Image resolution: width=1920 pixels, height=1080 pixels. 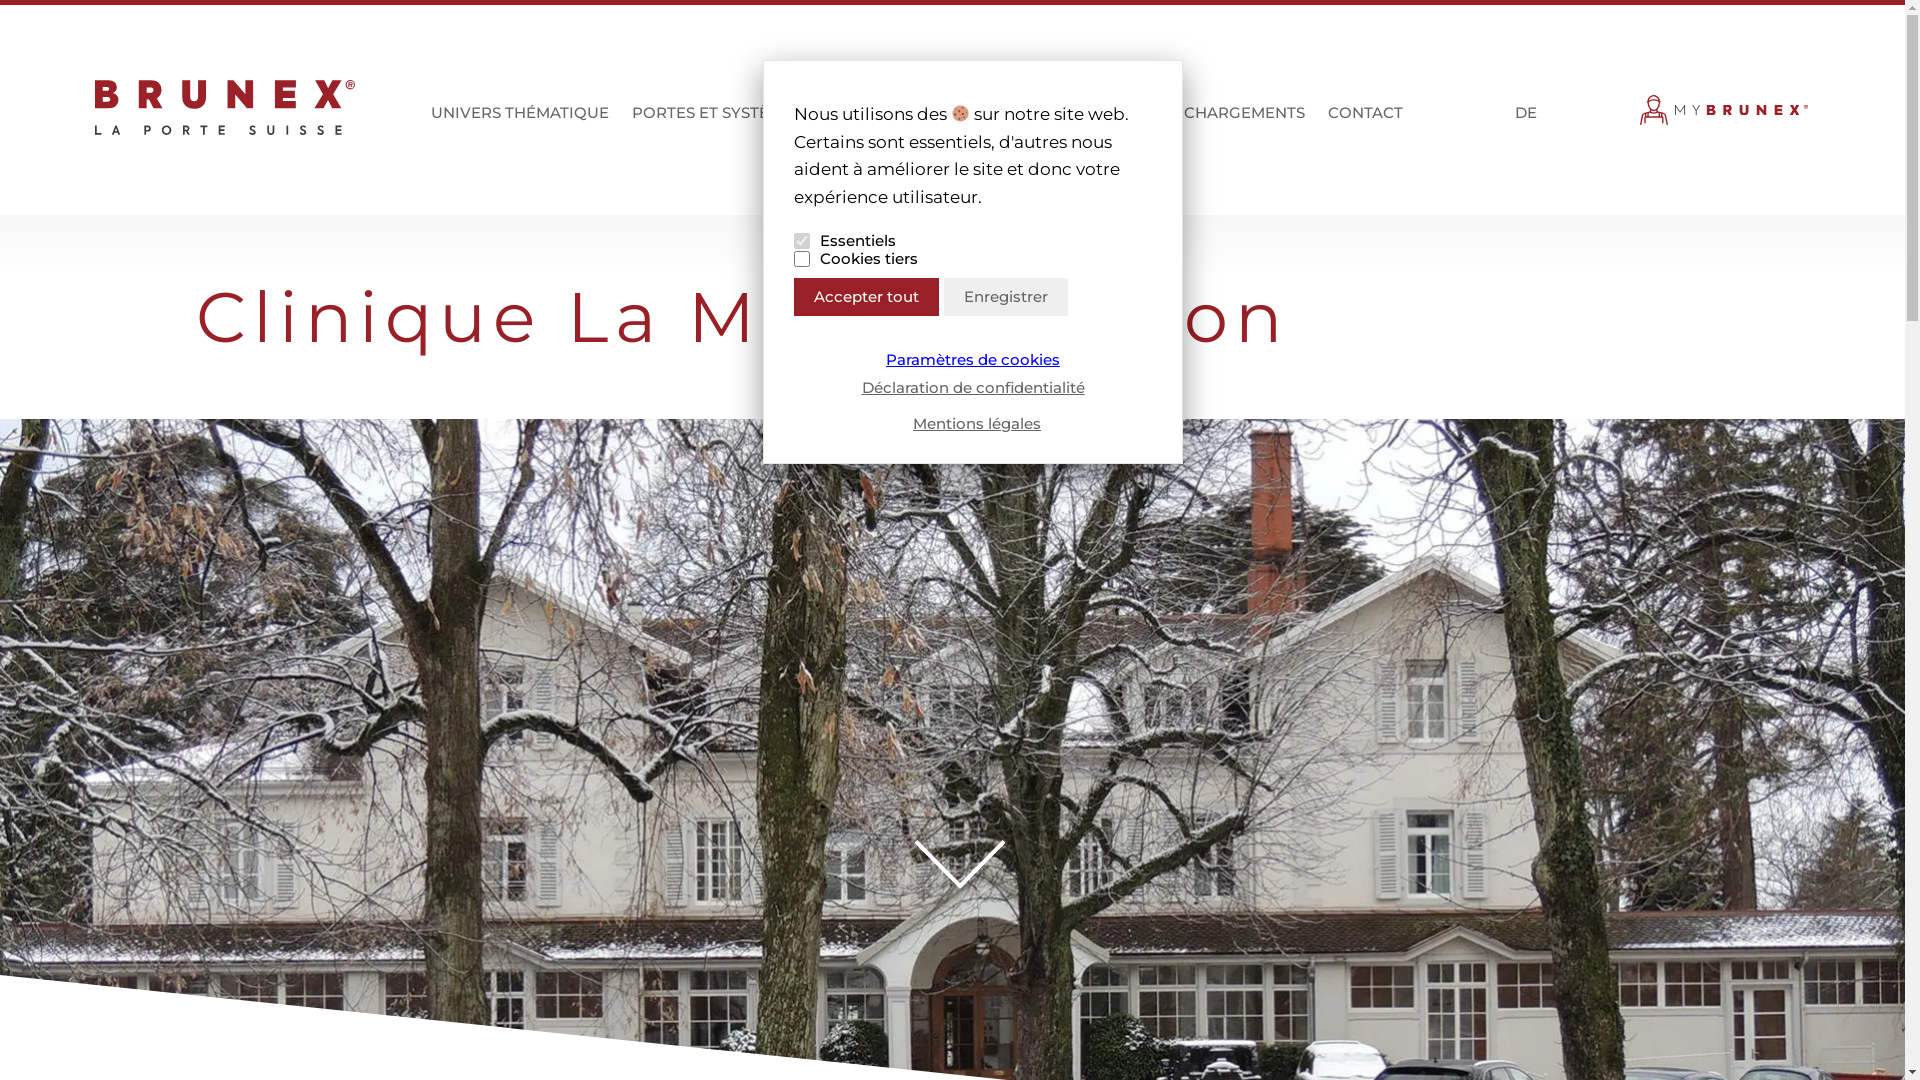 I want to click on 'Enregistrer', so click(x=943, y=297).